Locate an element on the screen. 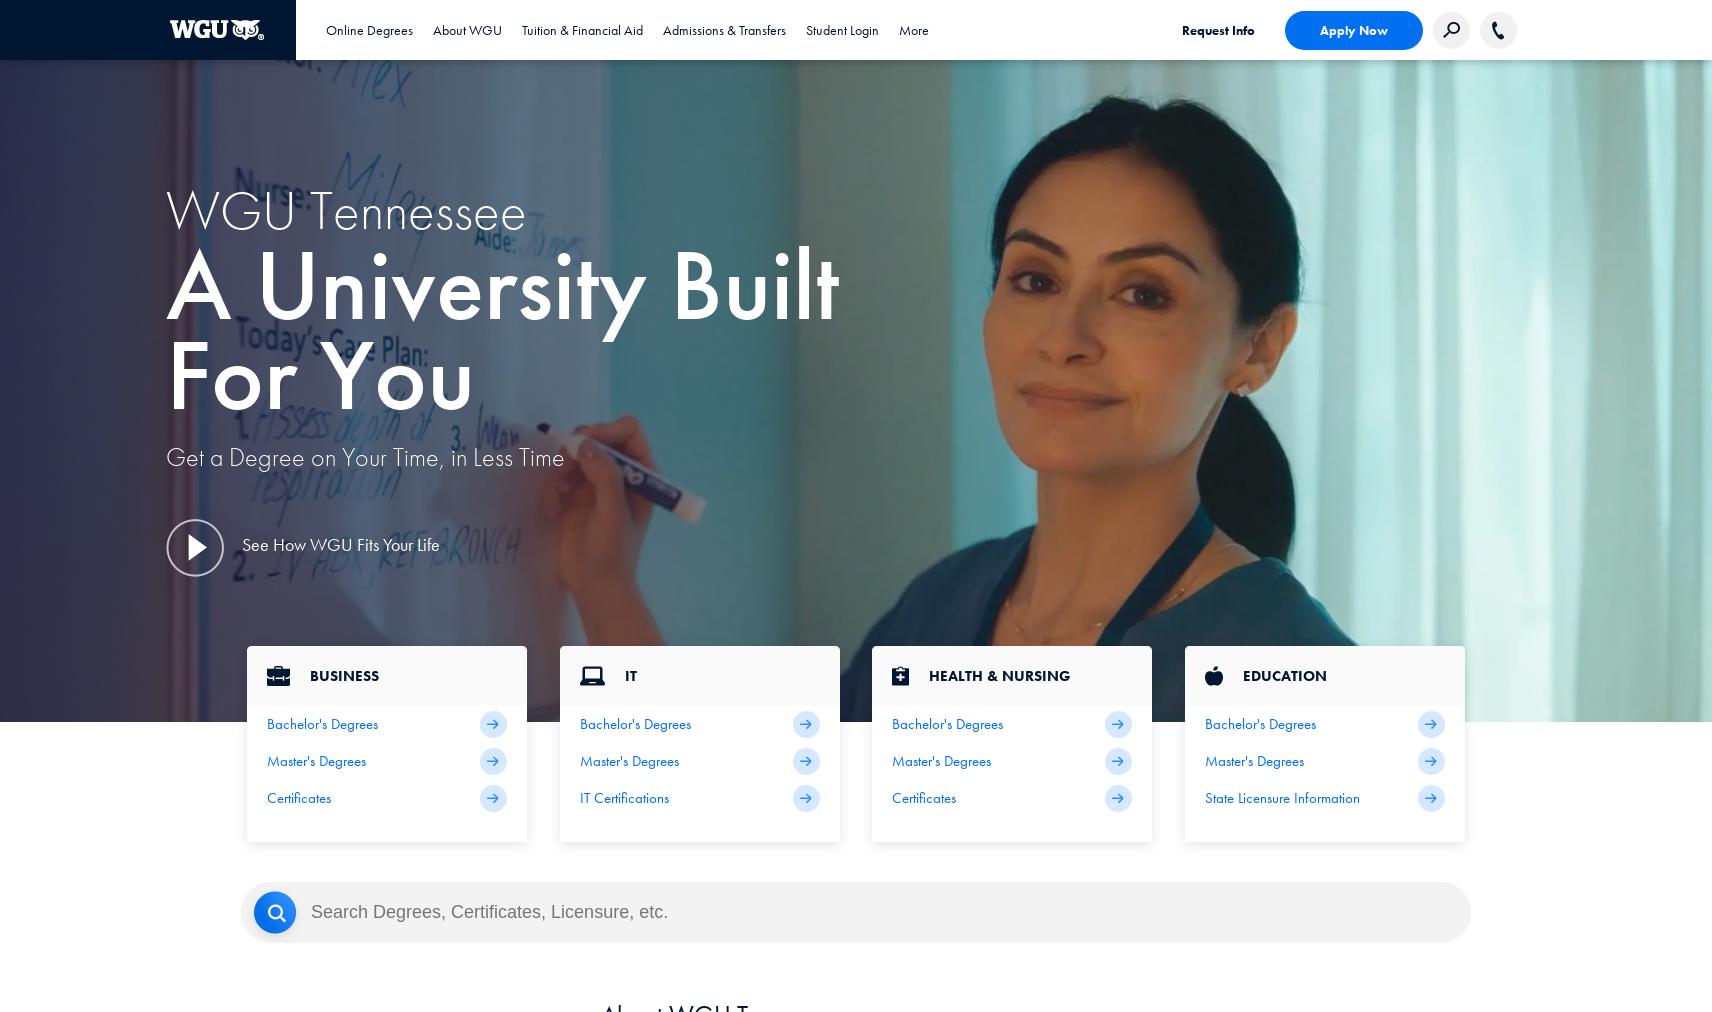  'IT' is located at coordinates (629, 675).